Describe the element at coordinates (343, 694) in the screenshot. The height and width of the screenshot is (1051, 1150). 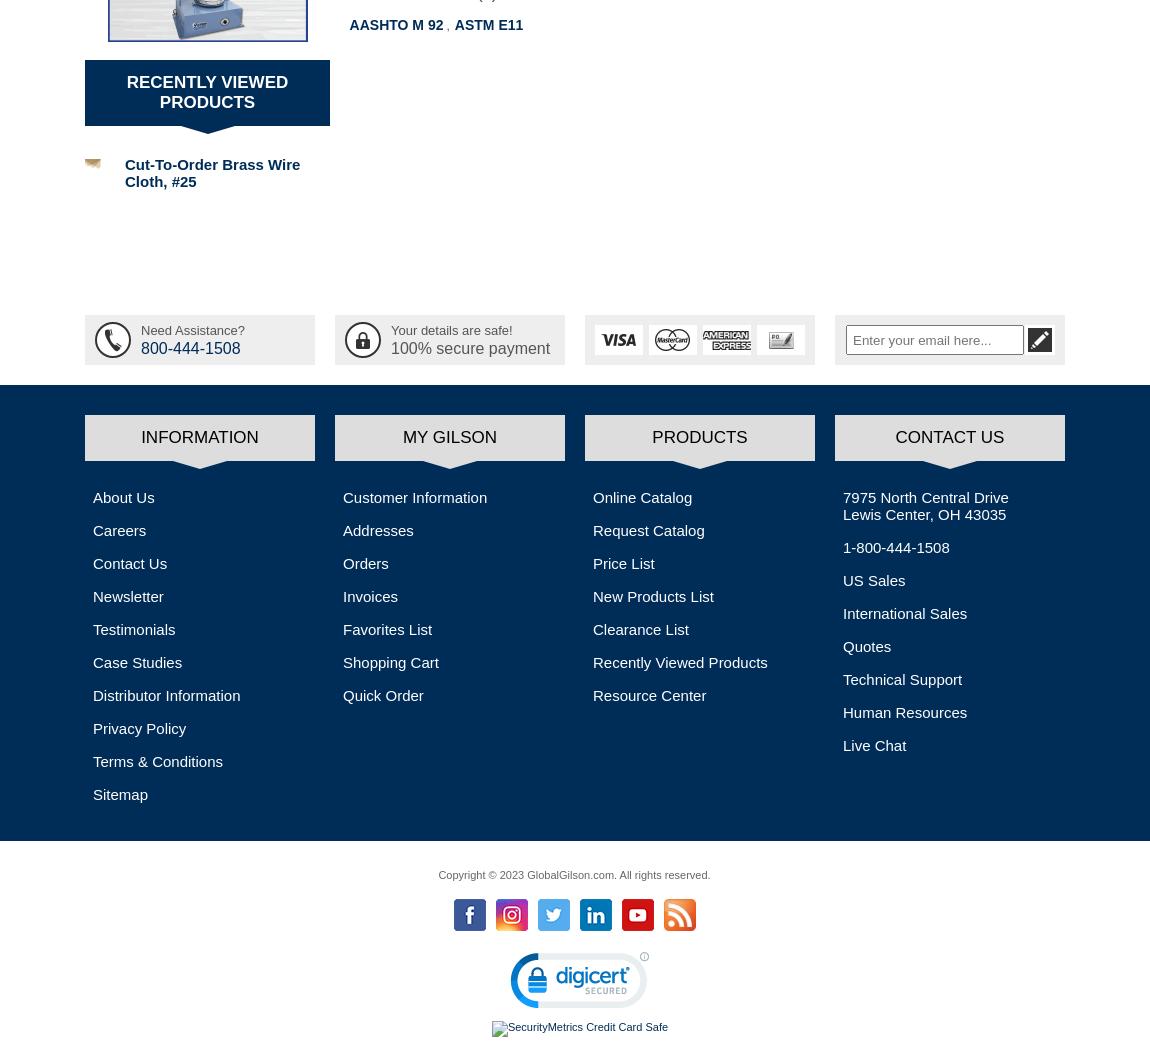
I see `'Quick Order'` at that location.